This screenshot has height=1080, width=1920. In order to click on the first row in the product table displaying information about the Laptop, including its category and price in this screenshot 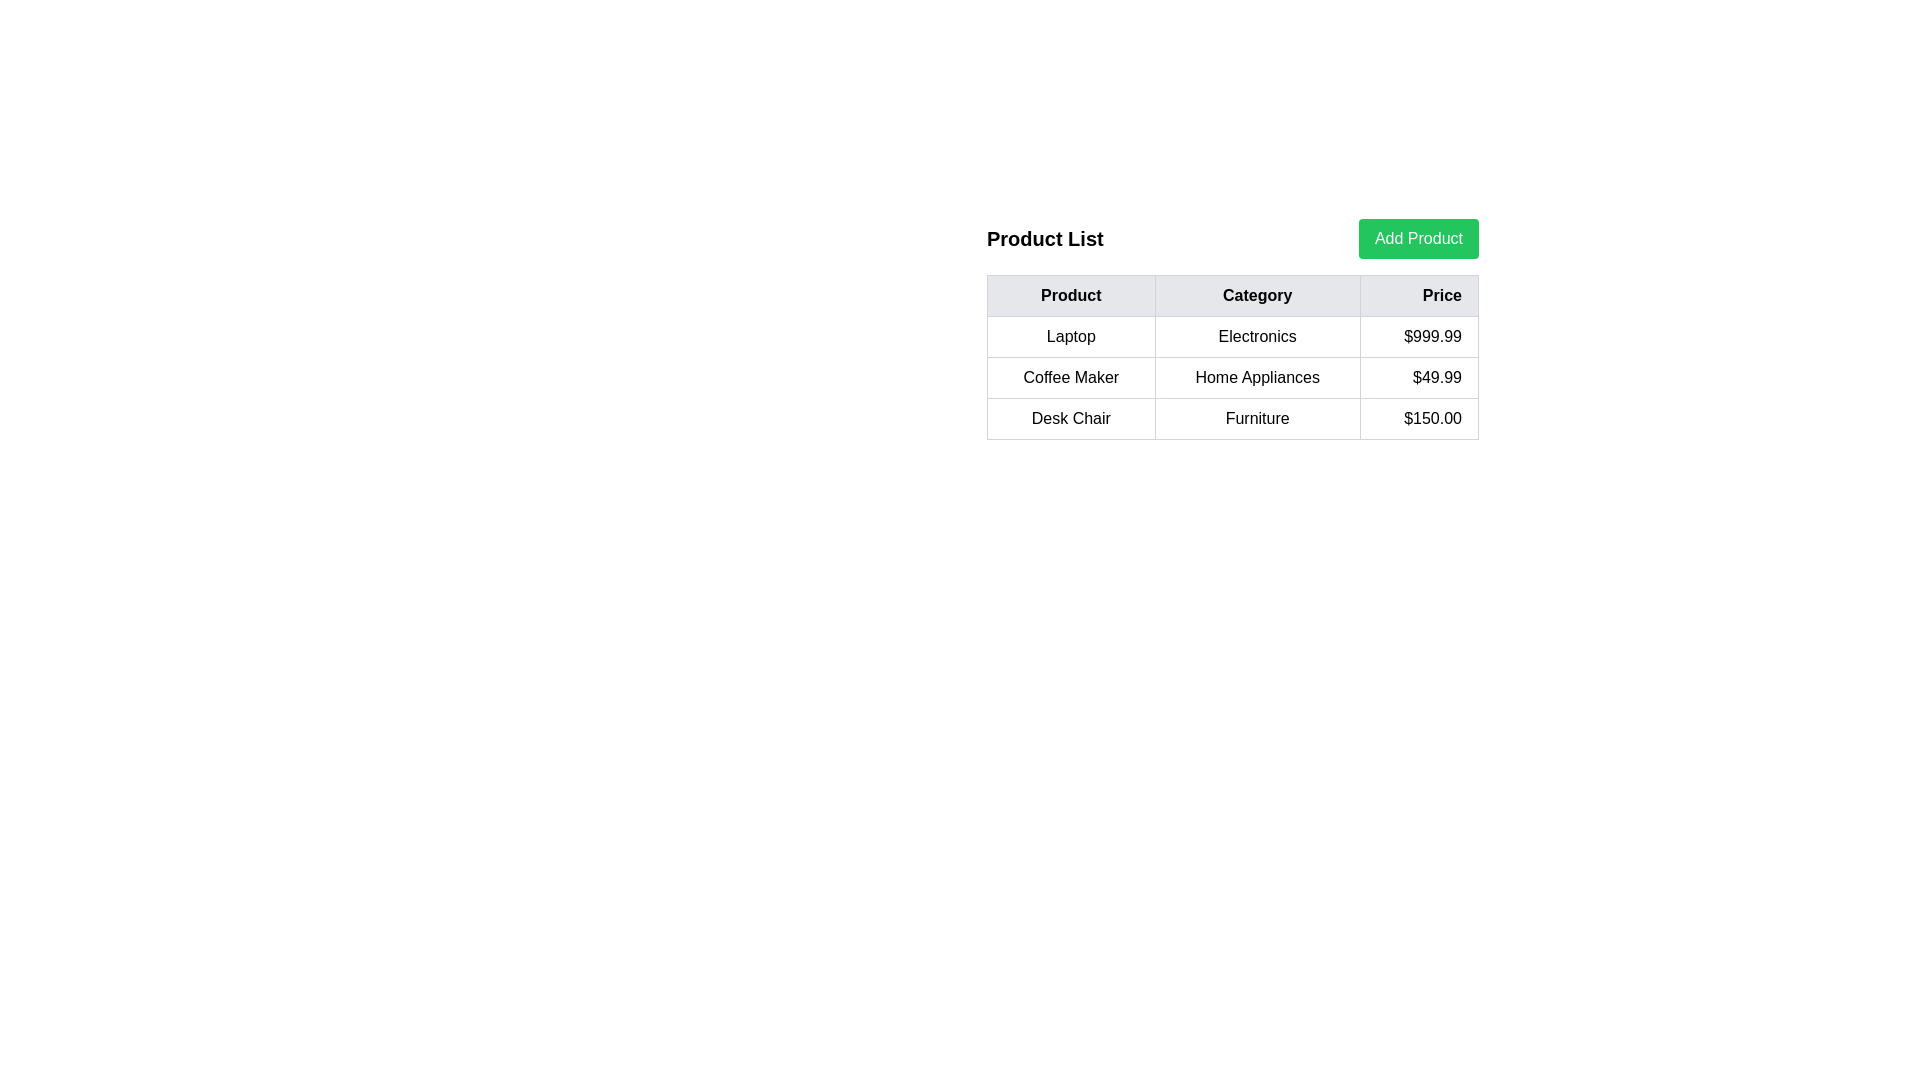, I will do `click(1232, 335)`.